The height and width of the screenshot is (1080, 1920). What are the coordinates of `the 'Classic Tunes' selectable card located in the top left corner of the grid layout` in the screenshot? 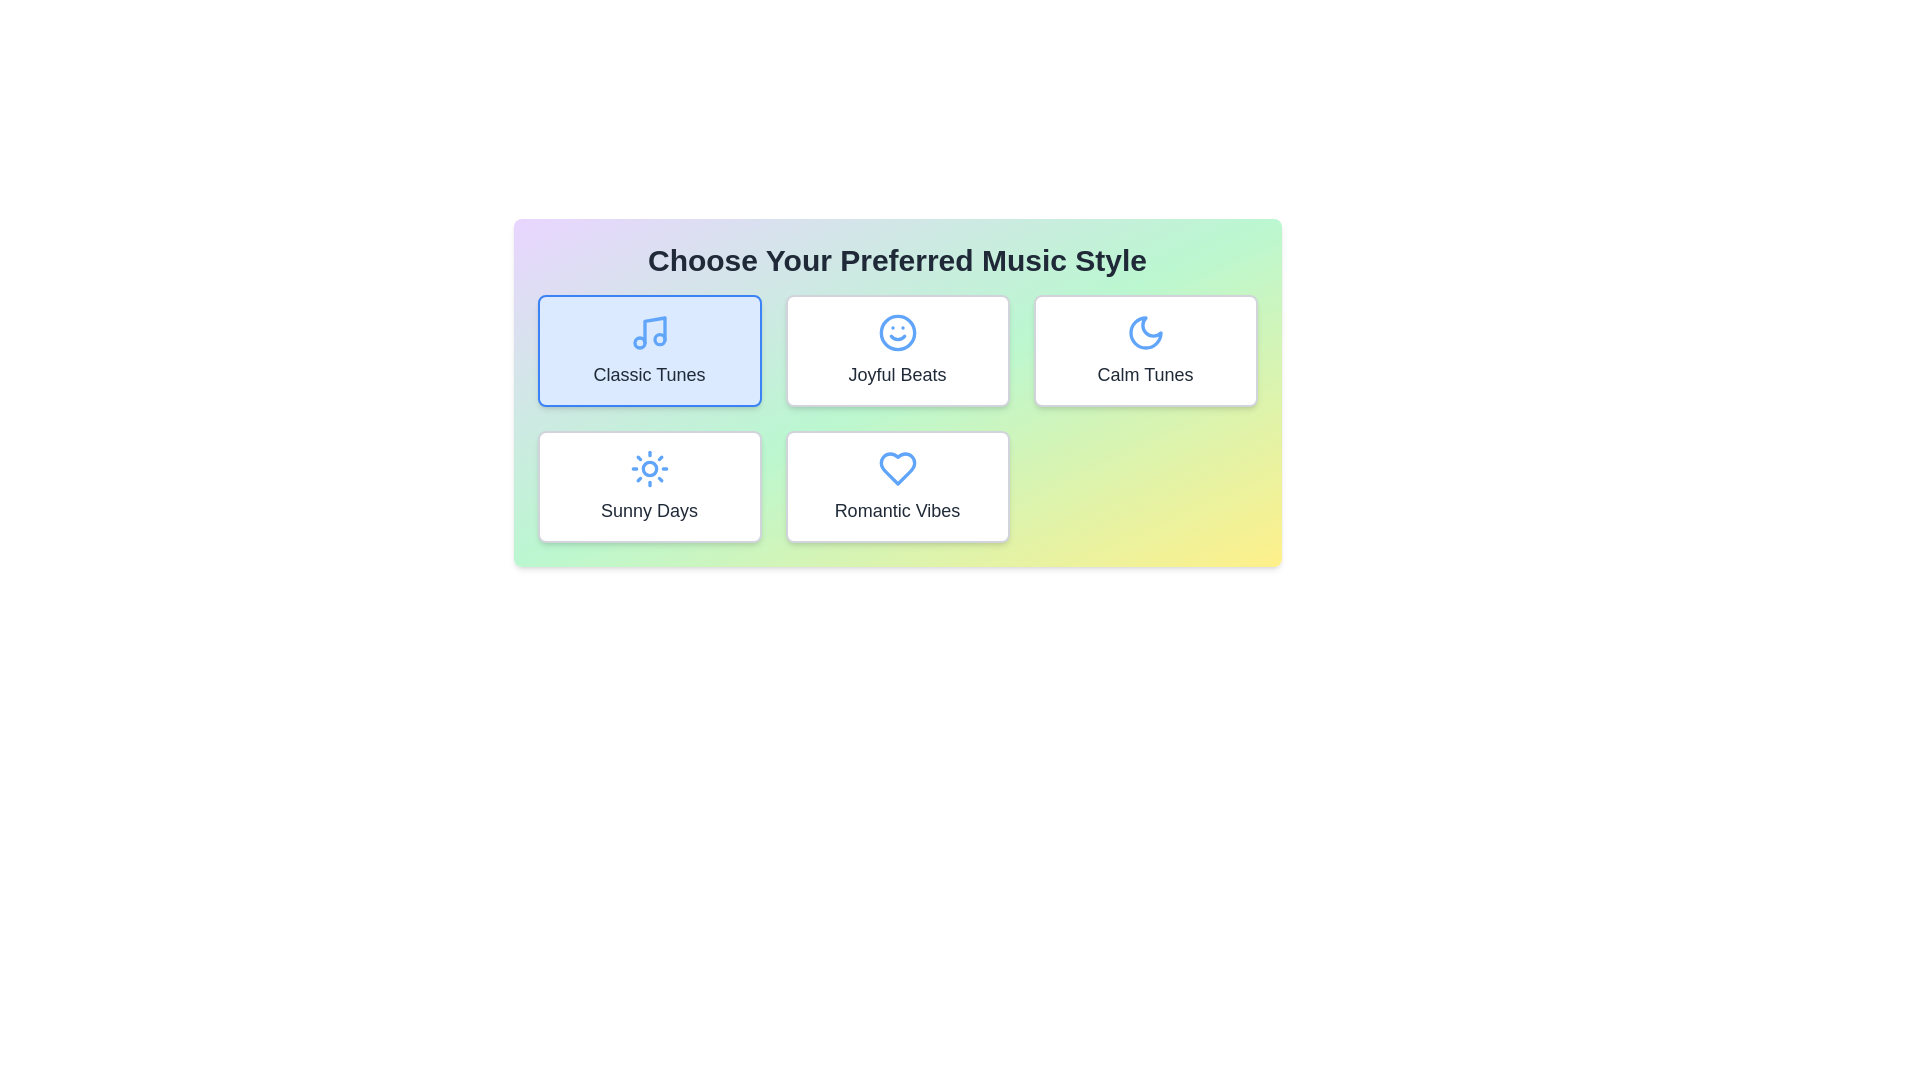 It's located at (649, 350).